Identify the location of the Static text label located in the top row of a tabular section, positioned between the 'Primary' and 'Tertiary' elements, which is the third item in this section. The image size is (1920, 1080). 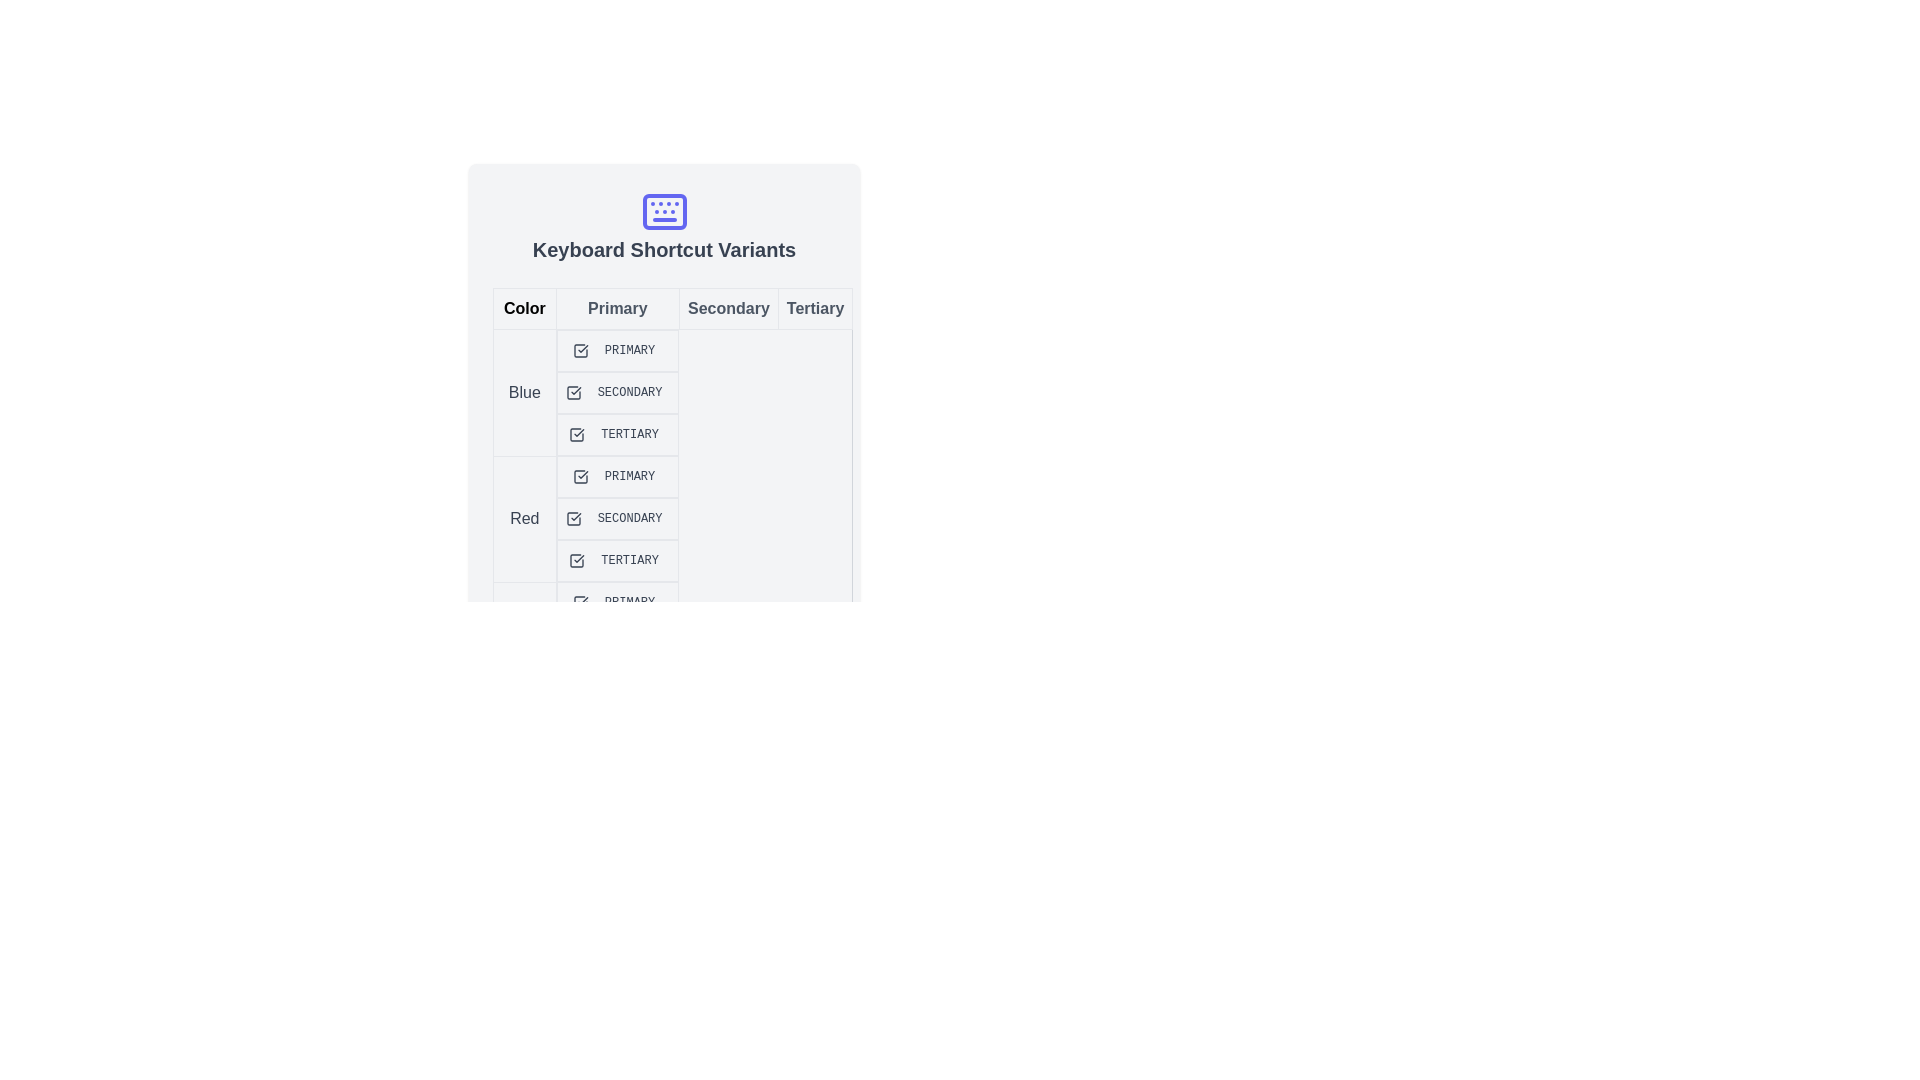
(727, 308).